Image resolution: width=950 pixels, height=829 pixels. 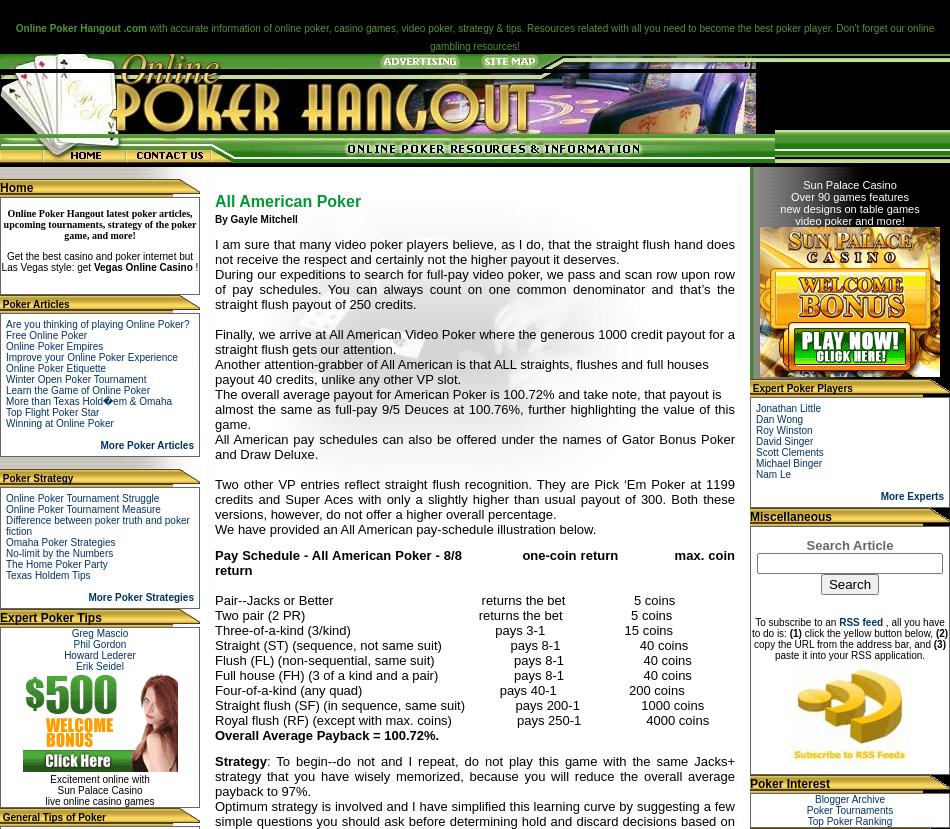 What do you see at coordinates (804, 545) in the screenshot?
I see `'Search Article'` at bounding box center [804, 545].